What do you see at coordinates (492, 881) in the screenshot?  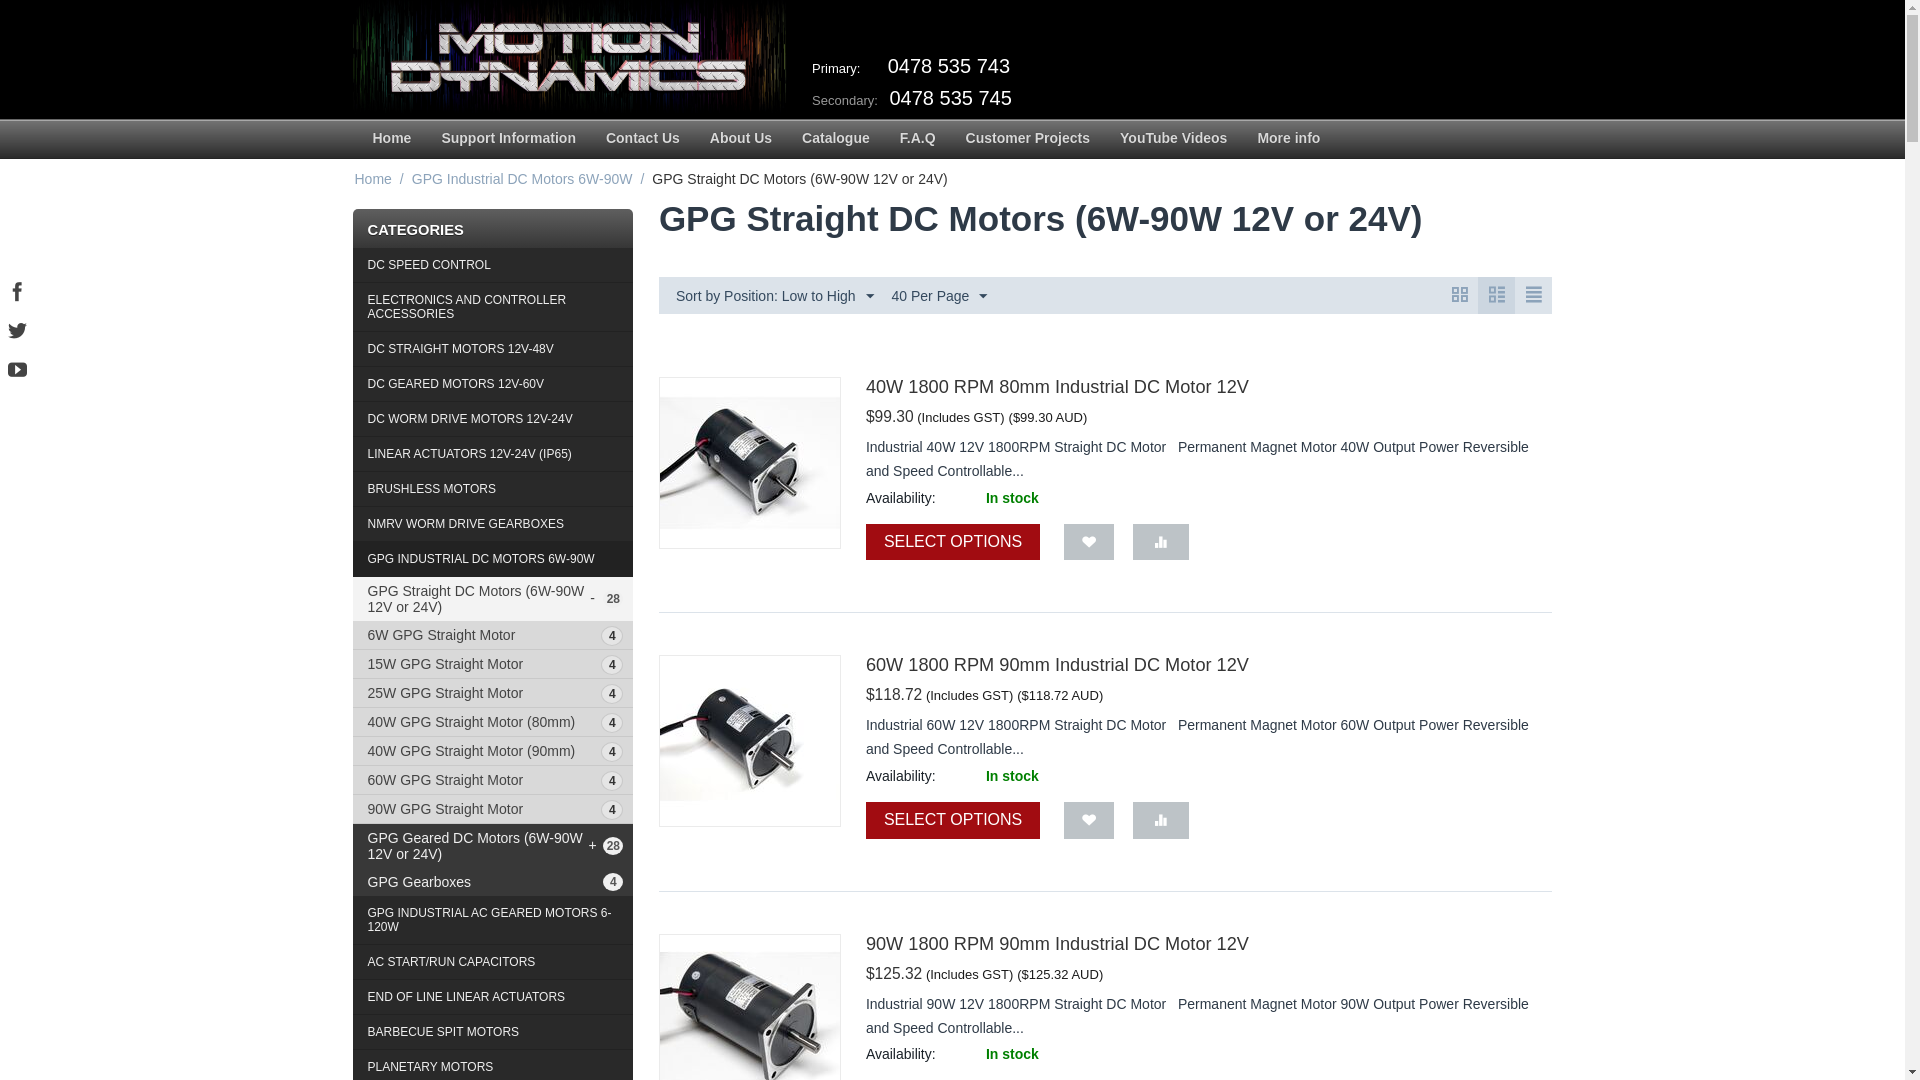 I see `'GPG Gearboxes` at bounding box center [492, 881].